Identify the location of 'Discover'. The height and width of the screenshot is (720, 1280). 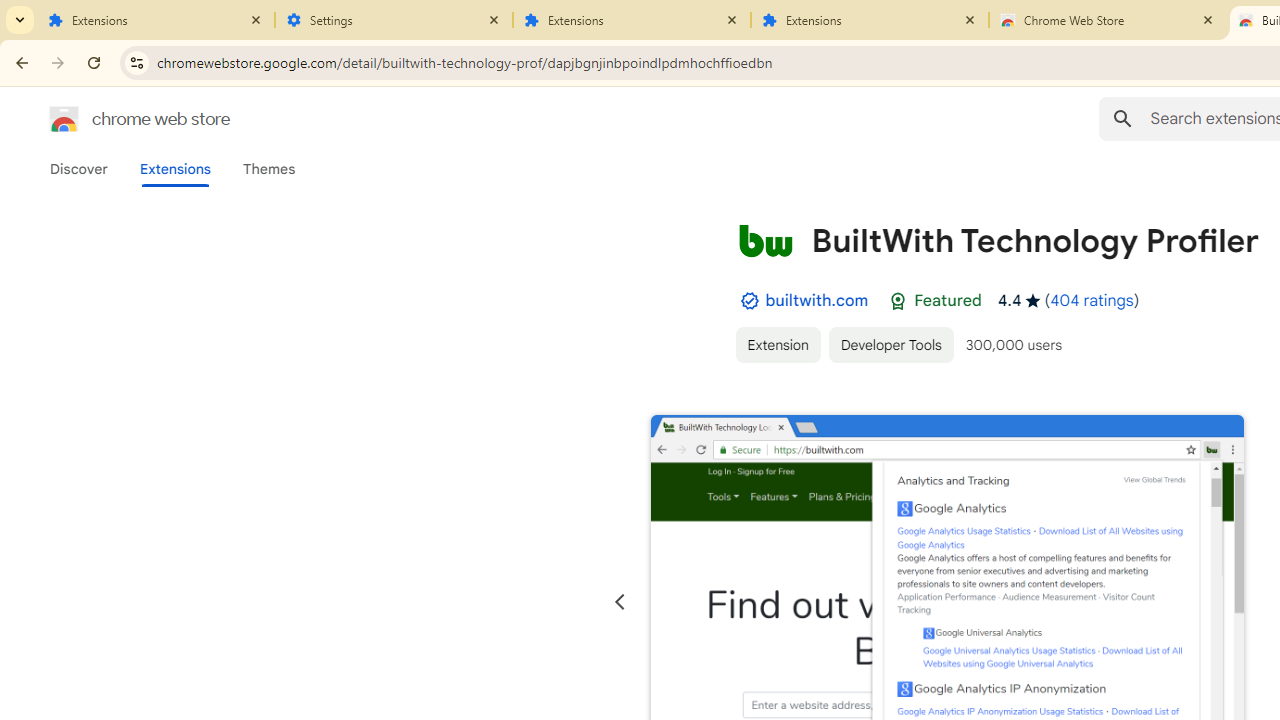
(79, 168).